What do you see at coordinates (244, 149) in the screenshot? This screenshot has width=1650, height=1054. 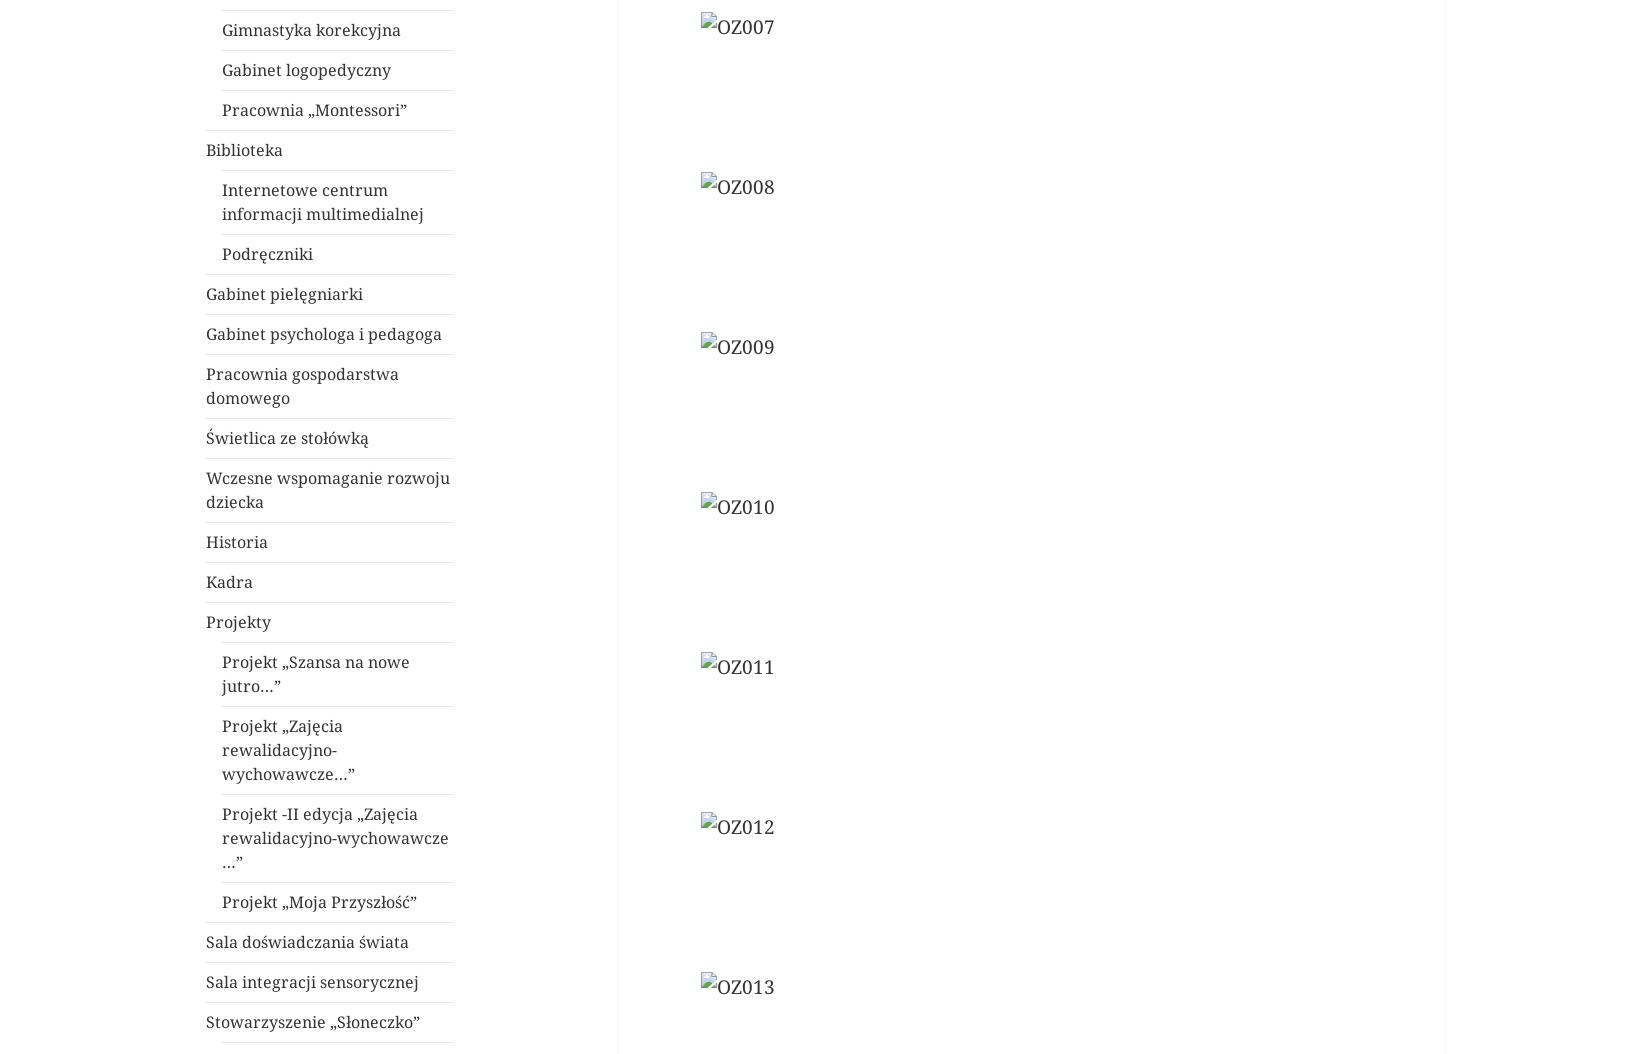 I see `'Biblioteka'` at bounding box center [244, 149].